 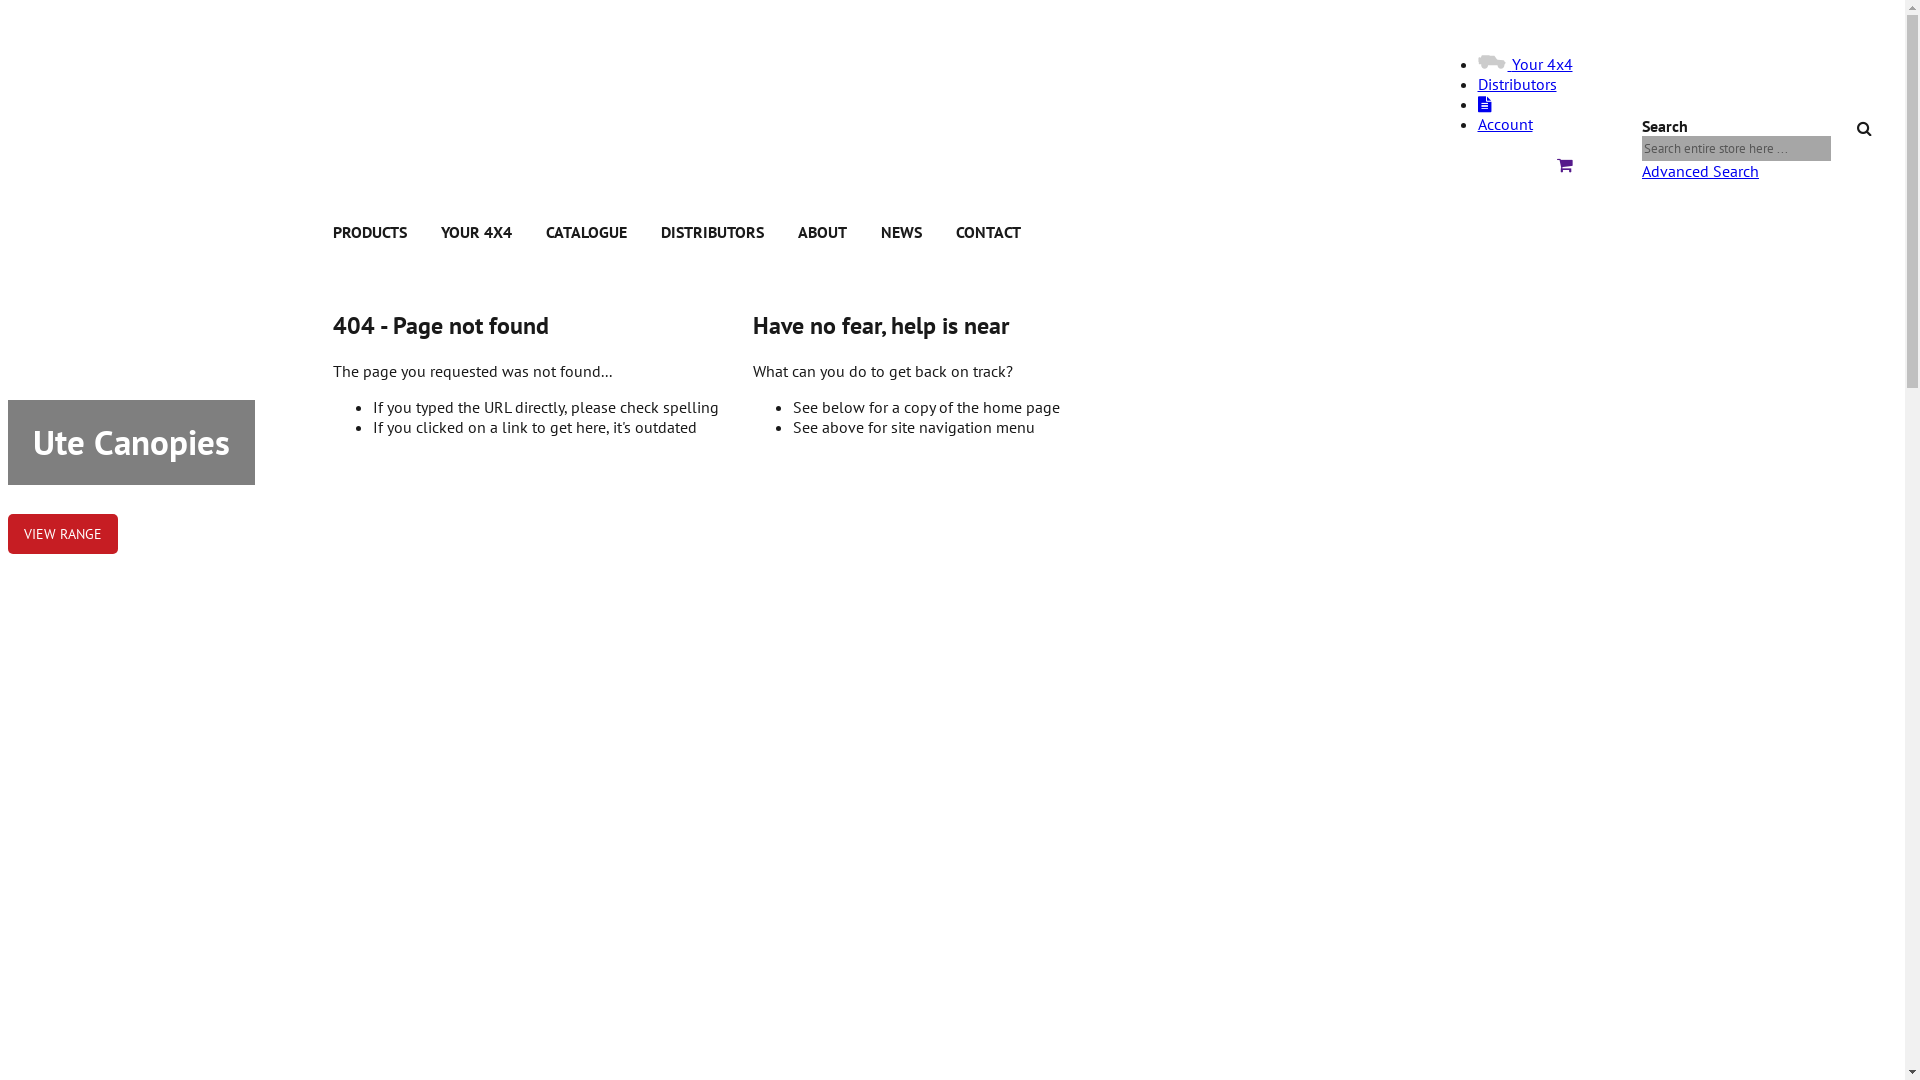 What do you see at coordinates (1505, 123) in the screenshot?
I see `'Account'` at bounding box center [1505, 123].